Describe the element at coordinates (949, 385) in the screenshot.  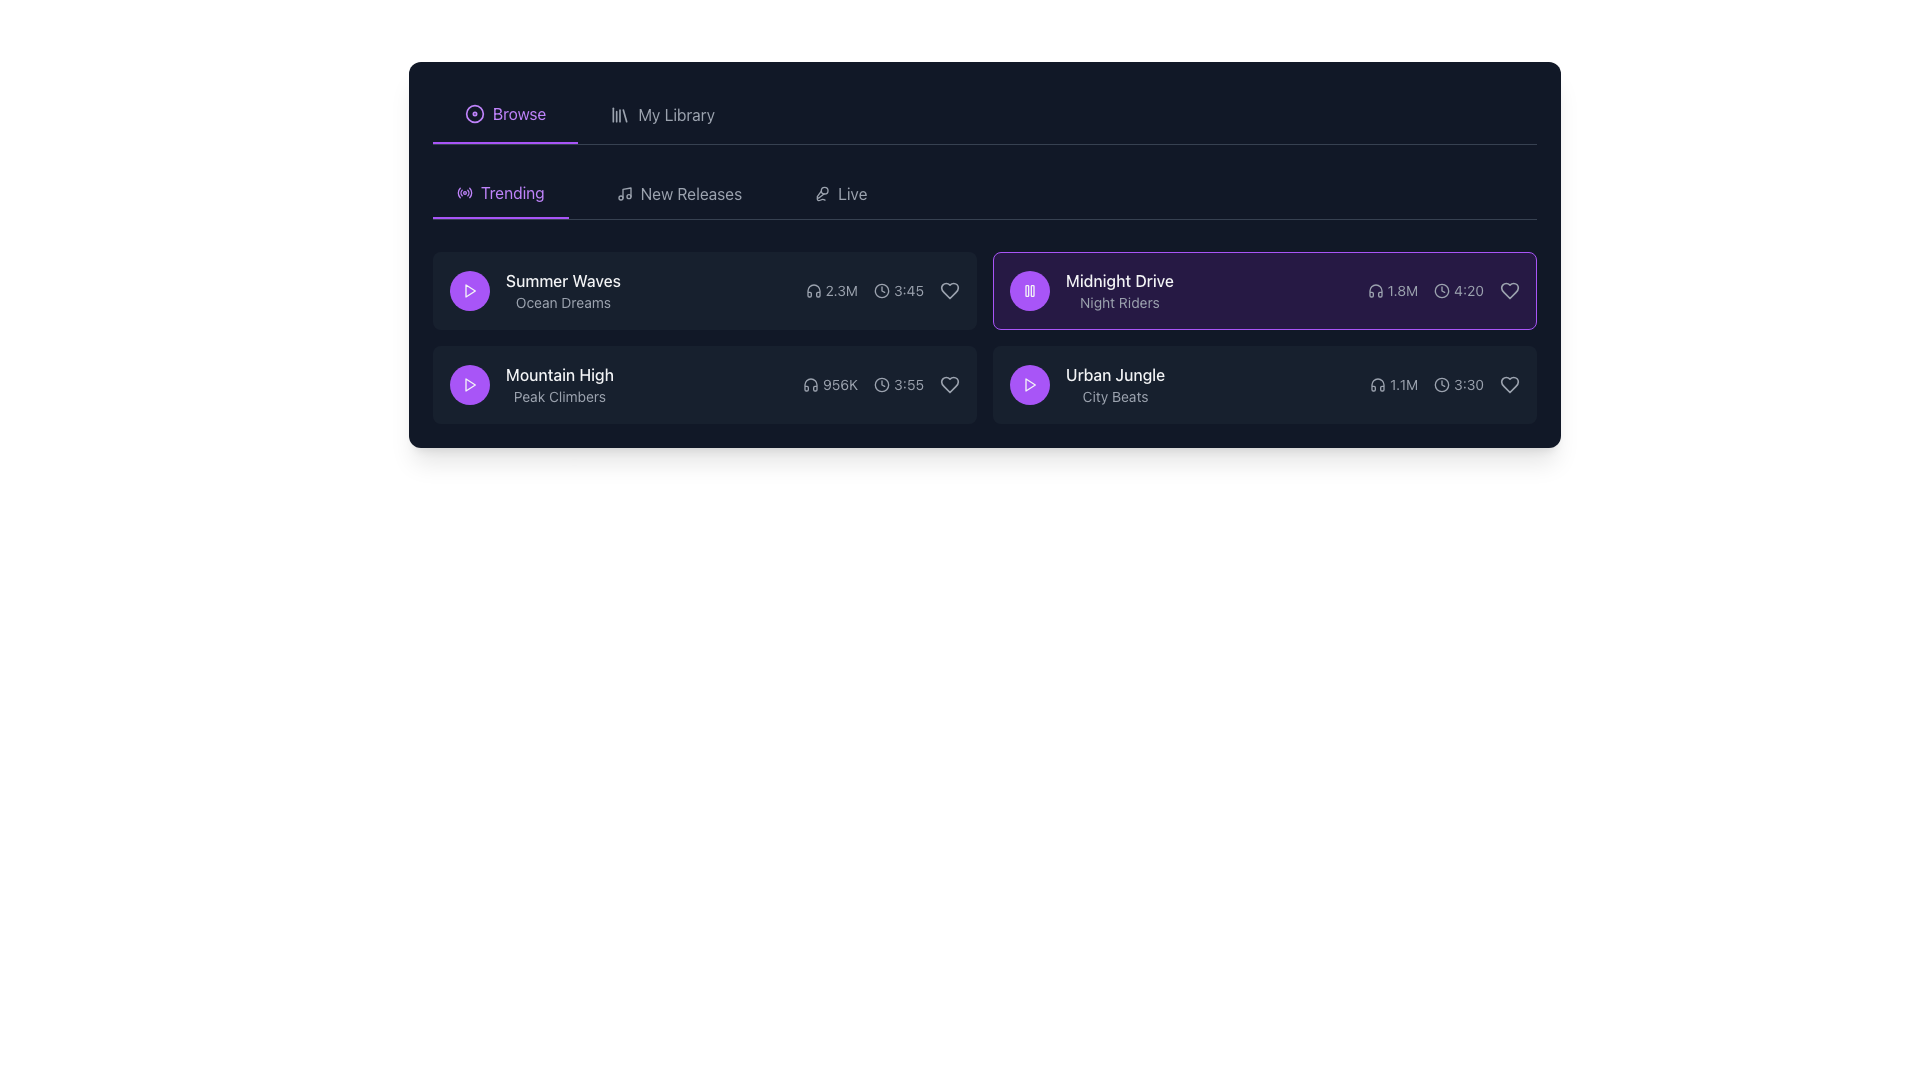
I see `the heart icon on the rightmost side of the row for the song 'Mountain High' by 'Peak Climbers'` at that location.